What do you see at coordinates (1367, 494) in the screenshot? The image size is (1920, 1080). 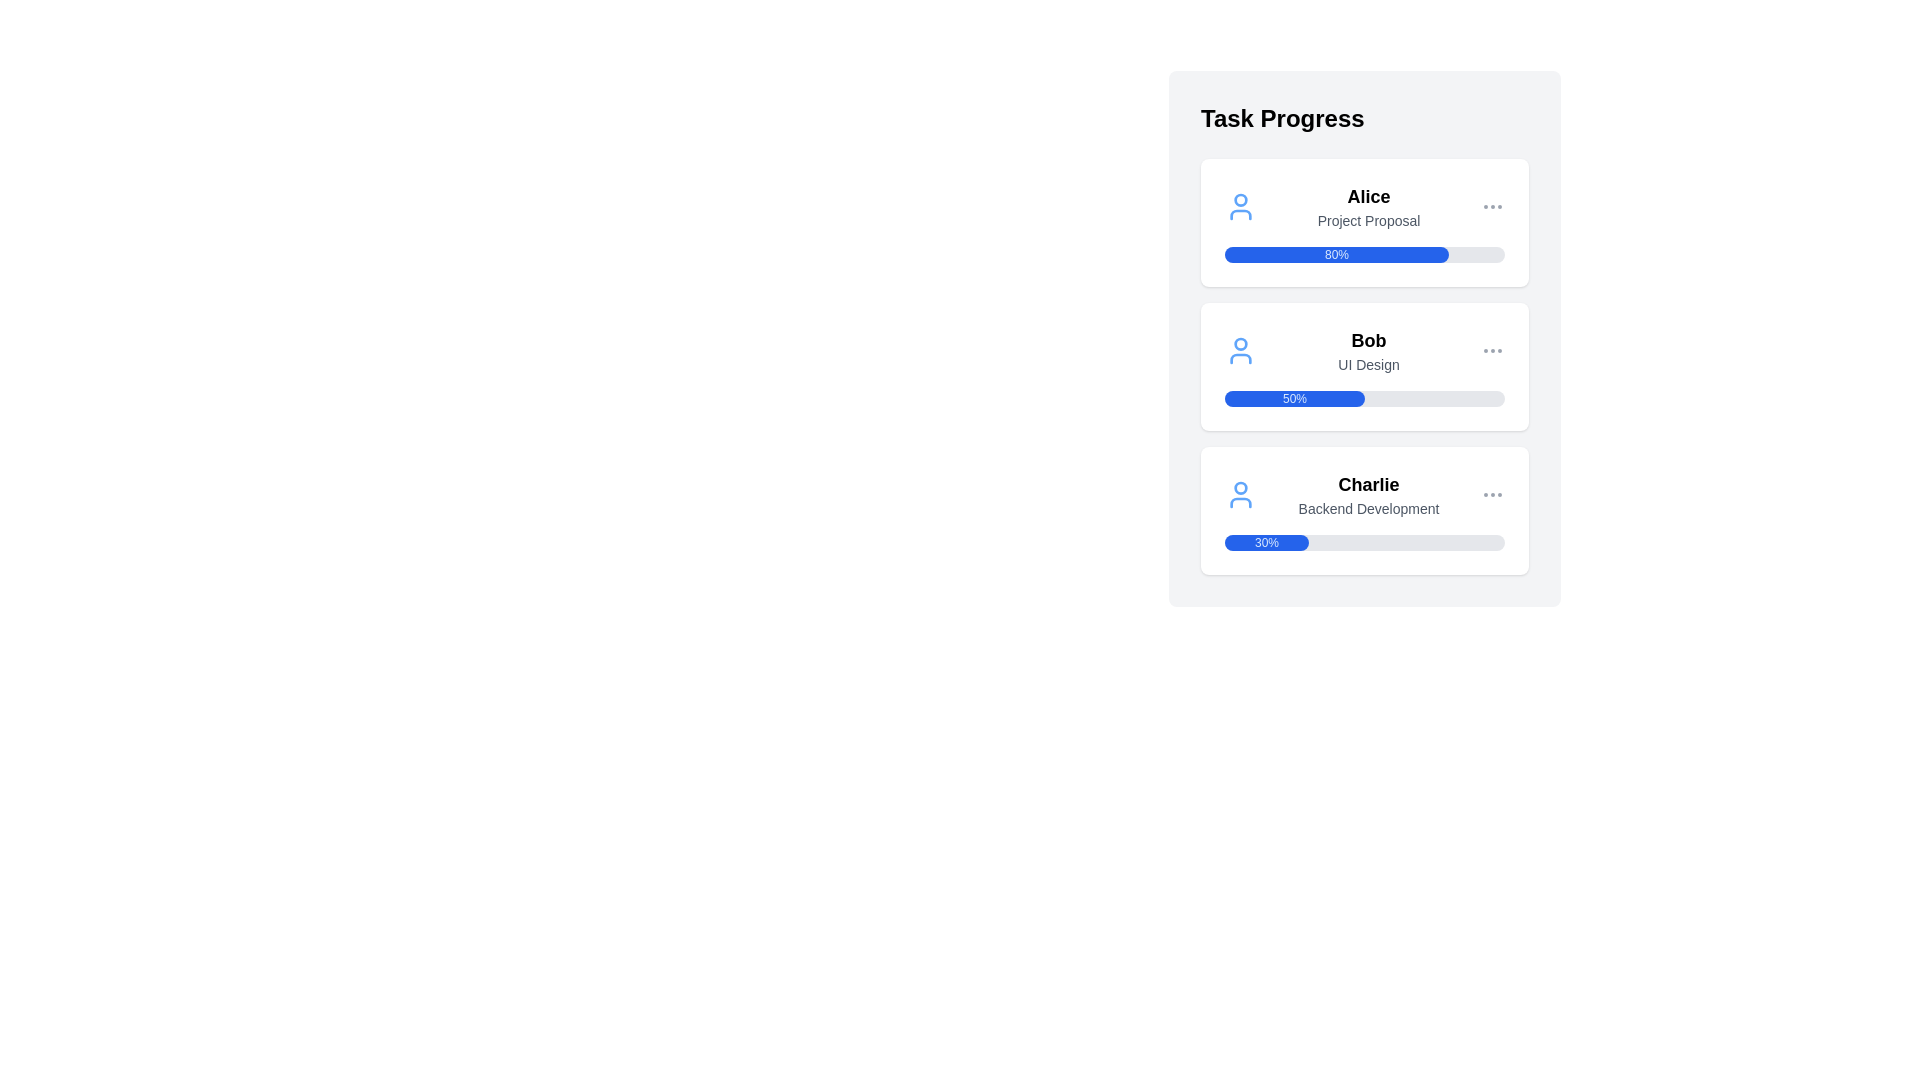 I see `user-related information displayed in the third Information card under the 'Task Progress' section, which includes the name and job title or department` at bounding box center [1367, 494].